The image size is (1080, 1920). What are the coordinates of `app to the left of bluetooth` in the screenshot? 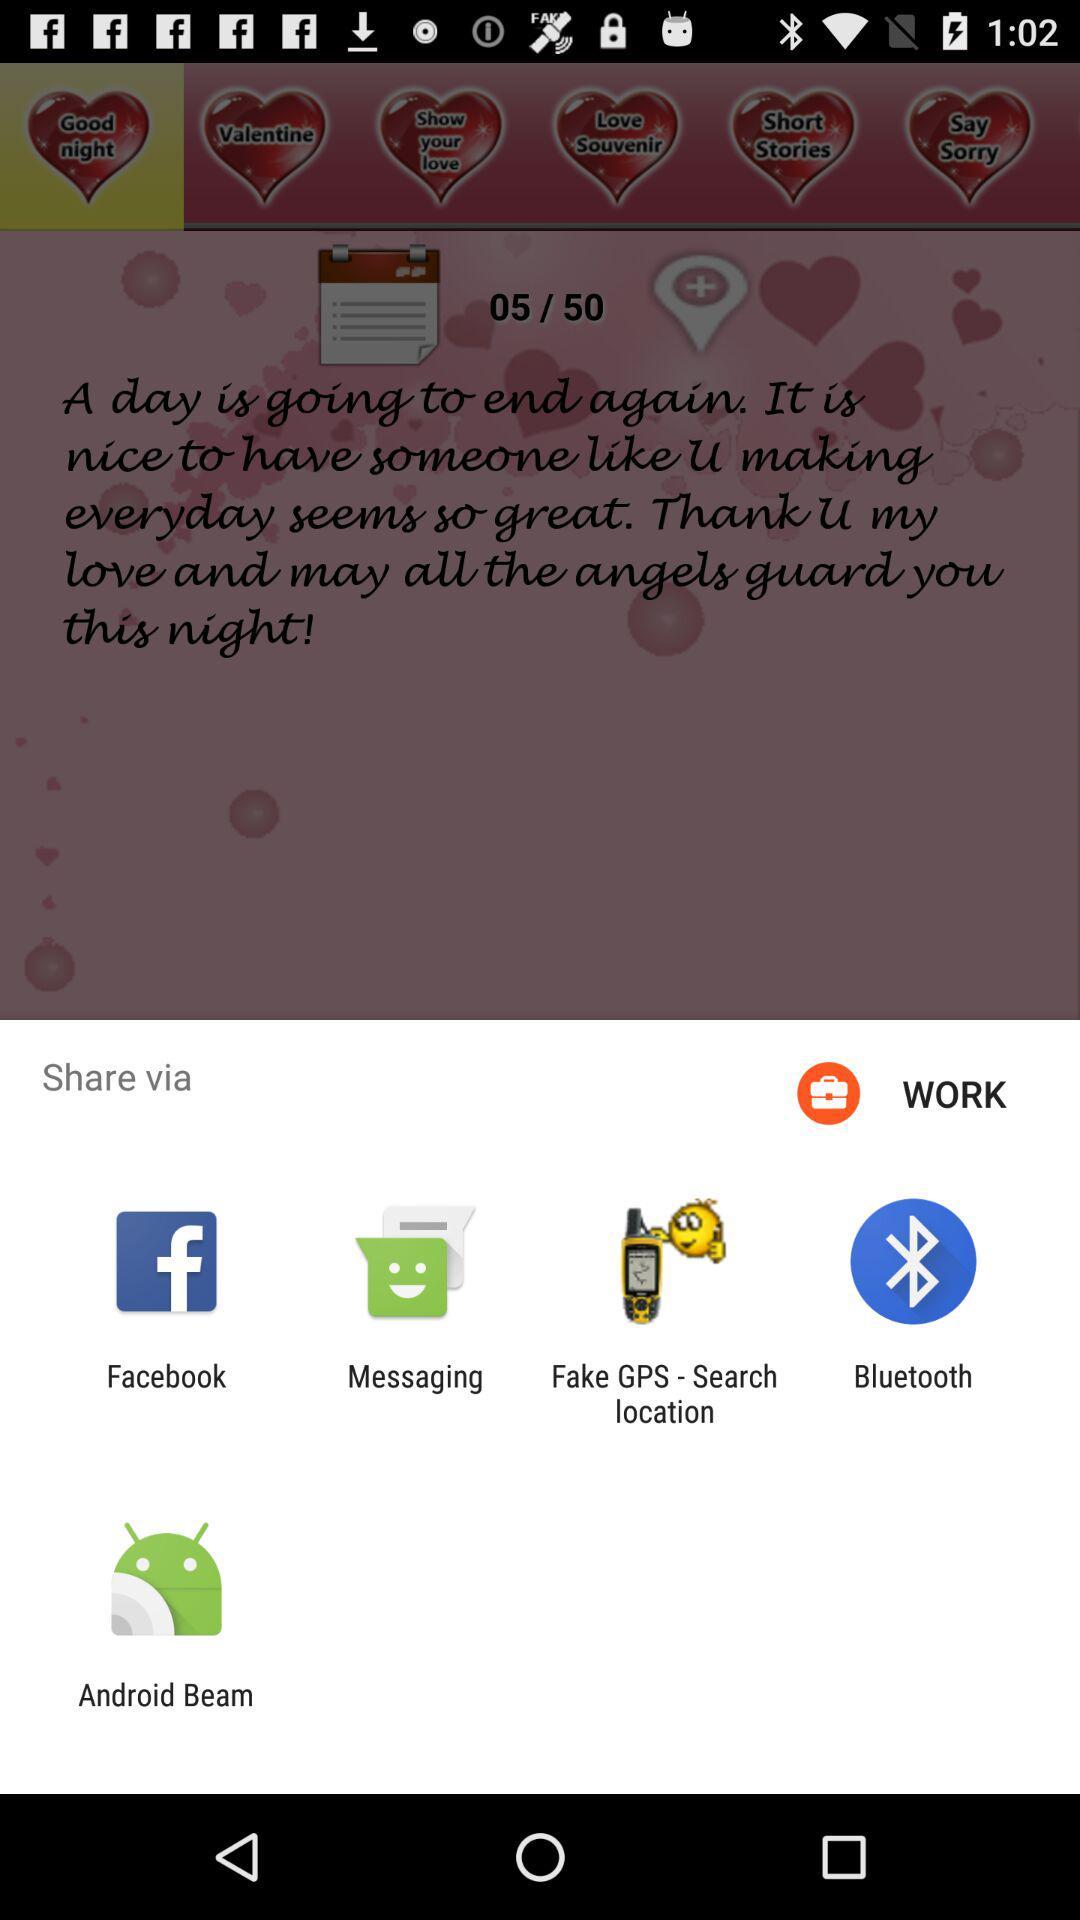 It's located at (664, 1392).